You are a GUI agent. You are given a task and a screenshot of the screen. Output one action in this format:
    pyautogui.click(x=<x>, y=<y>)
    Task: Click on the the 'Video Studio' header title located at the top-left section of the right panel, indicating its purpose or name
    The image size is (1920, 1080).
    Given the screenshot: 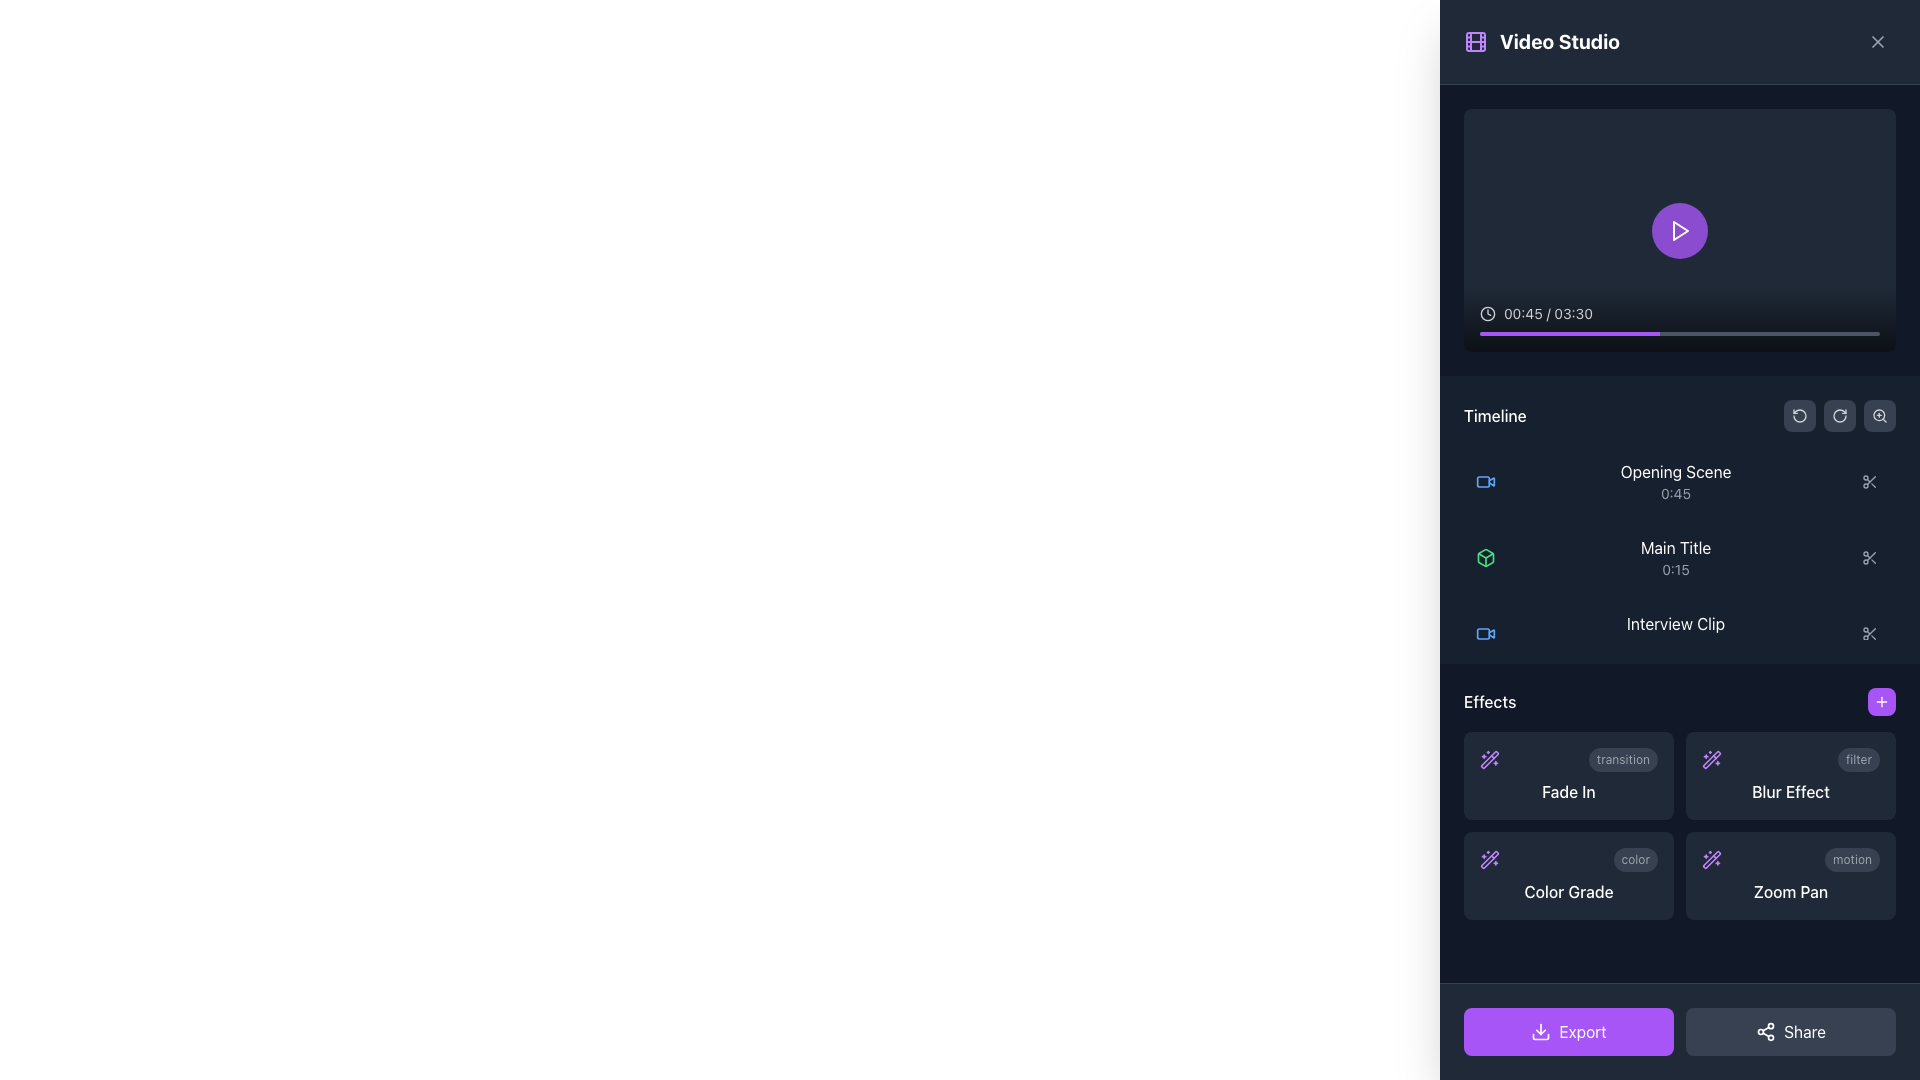 What is the action you would take?
    pyautogui.click(x=1559, y=42)
    